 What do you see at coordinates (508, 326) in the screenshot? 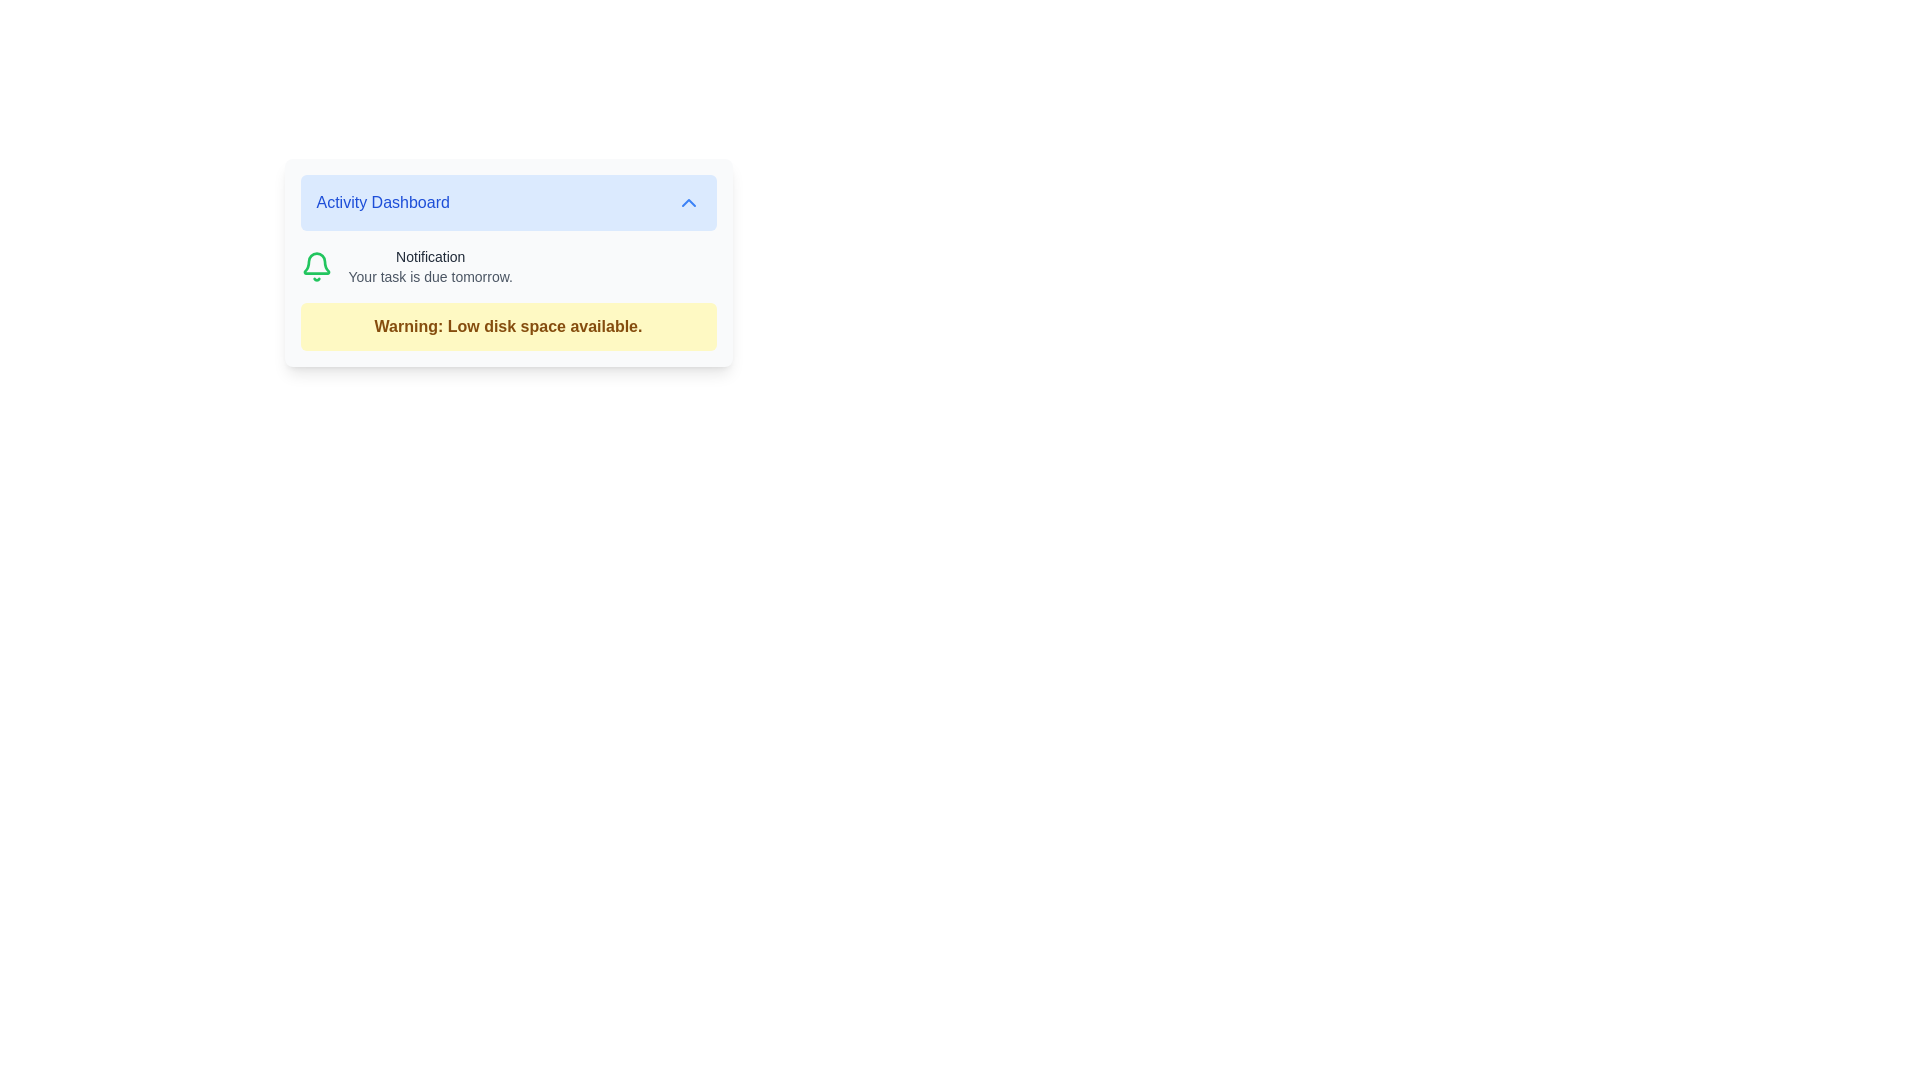
I see `the warning notification text label that informs the user about low disk space availability, located in the yellow-background notification box within the 'Activity Dashboard' widget` at bounding box center [508, 326].